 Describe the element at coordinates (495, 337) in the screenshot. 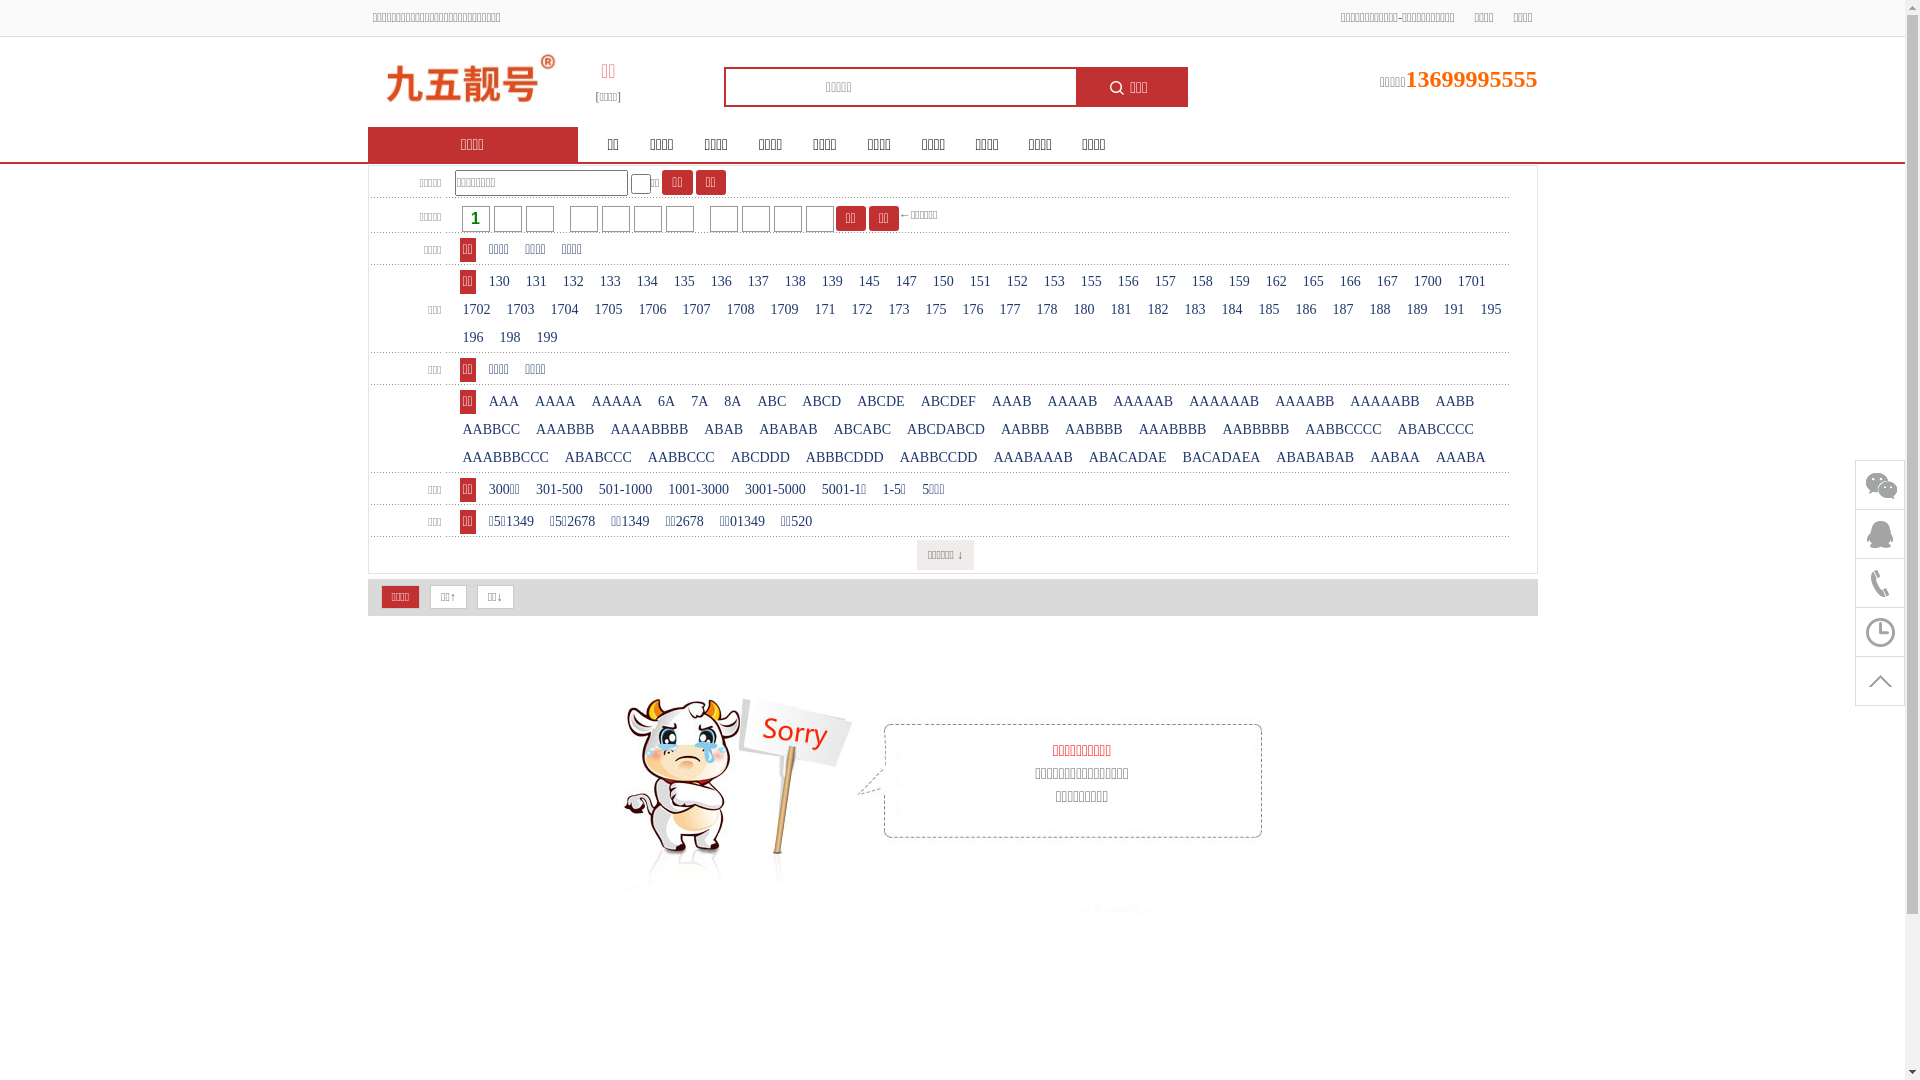

I see `'198'` at that location.